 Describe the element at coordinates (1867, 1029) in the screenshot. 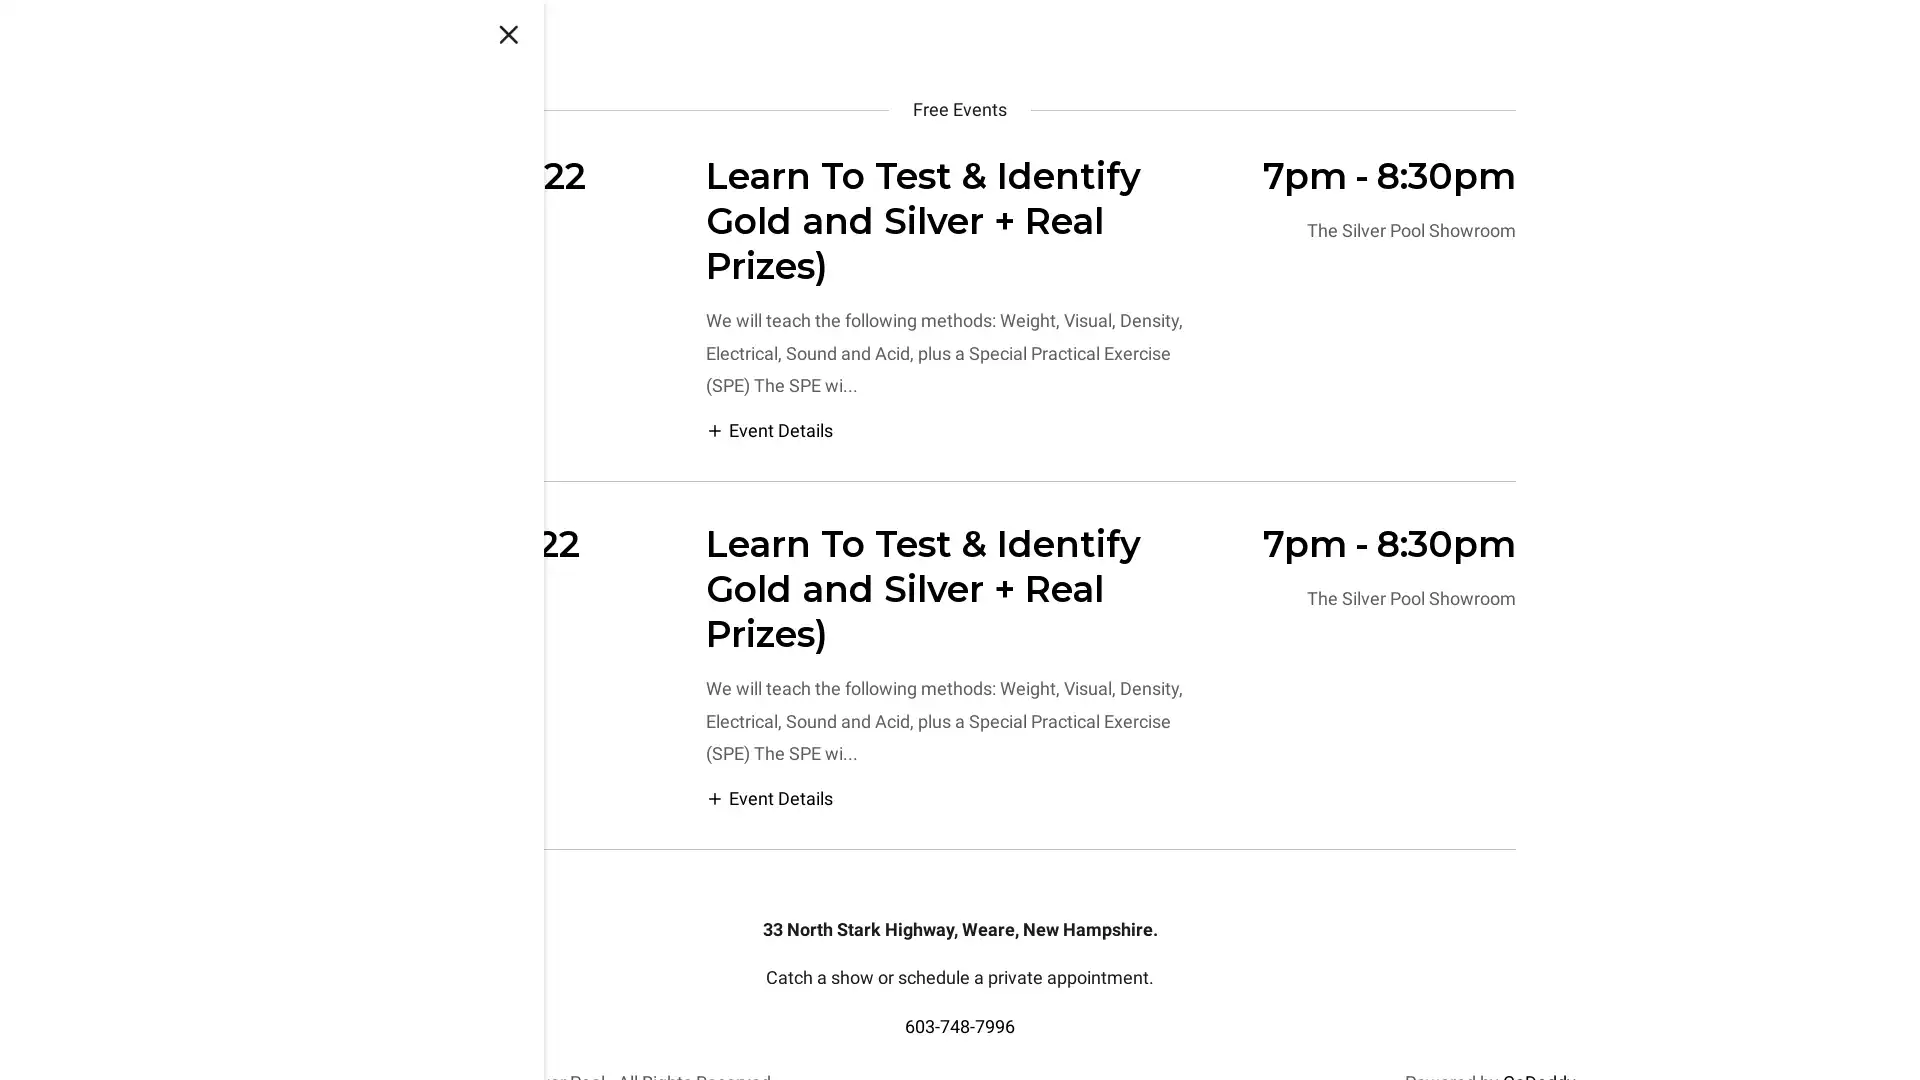

I see `Chat widget toggle` at that location.